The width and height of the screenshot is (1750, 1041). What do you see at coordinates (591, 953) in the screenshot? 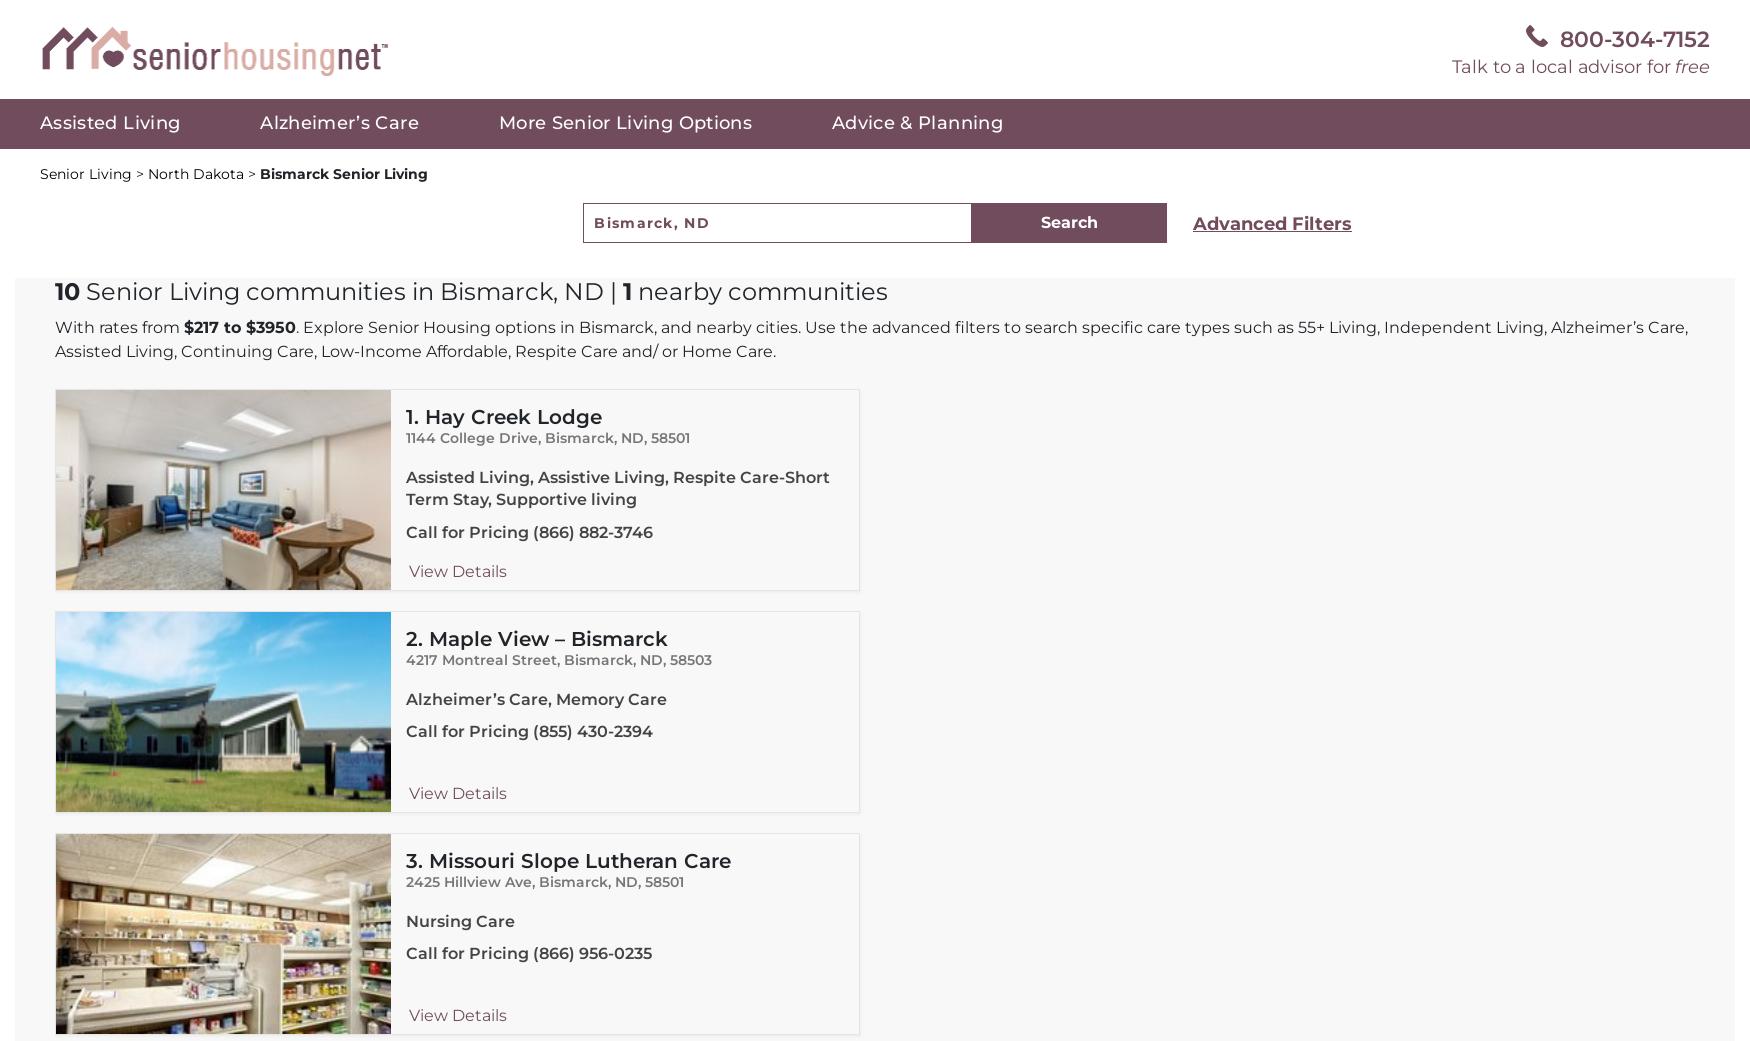
I see `'(866) 956-0235'` at bounding box center [591, 953].